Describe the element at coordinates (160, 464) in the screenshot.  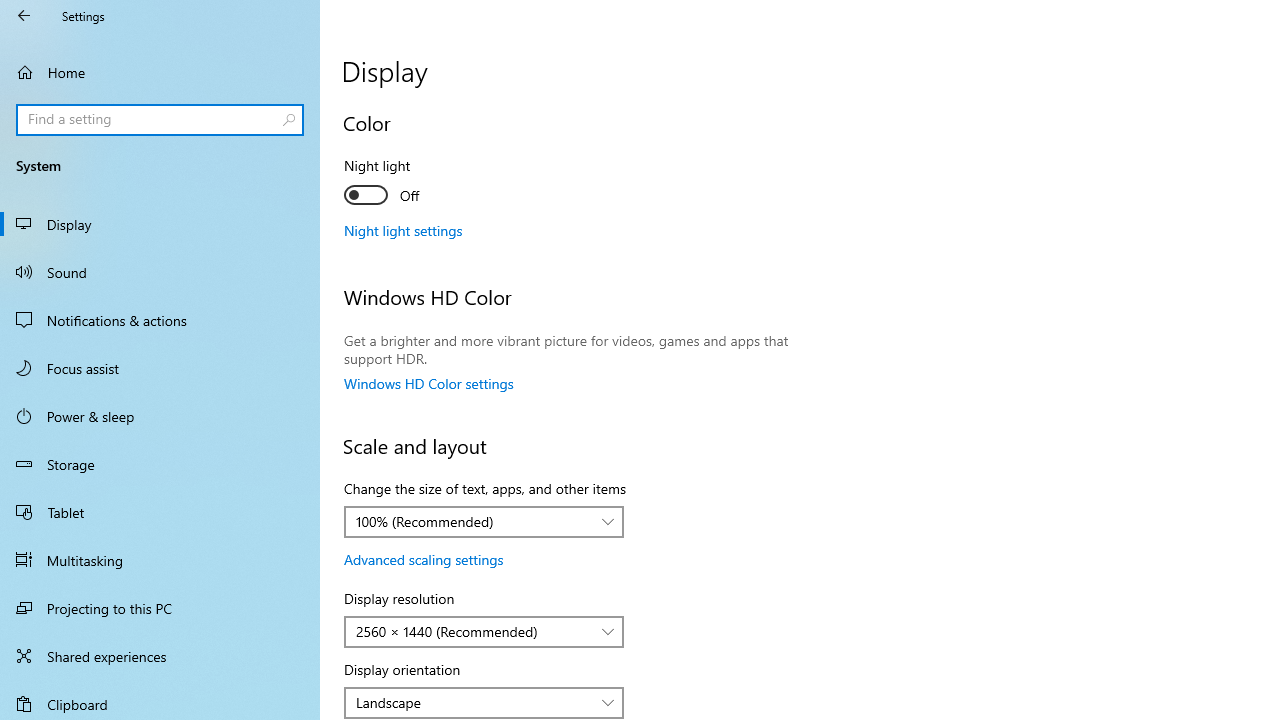
I see `'Storage'` at that location.